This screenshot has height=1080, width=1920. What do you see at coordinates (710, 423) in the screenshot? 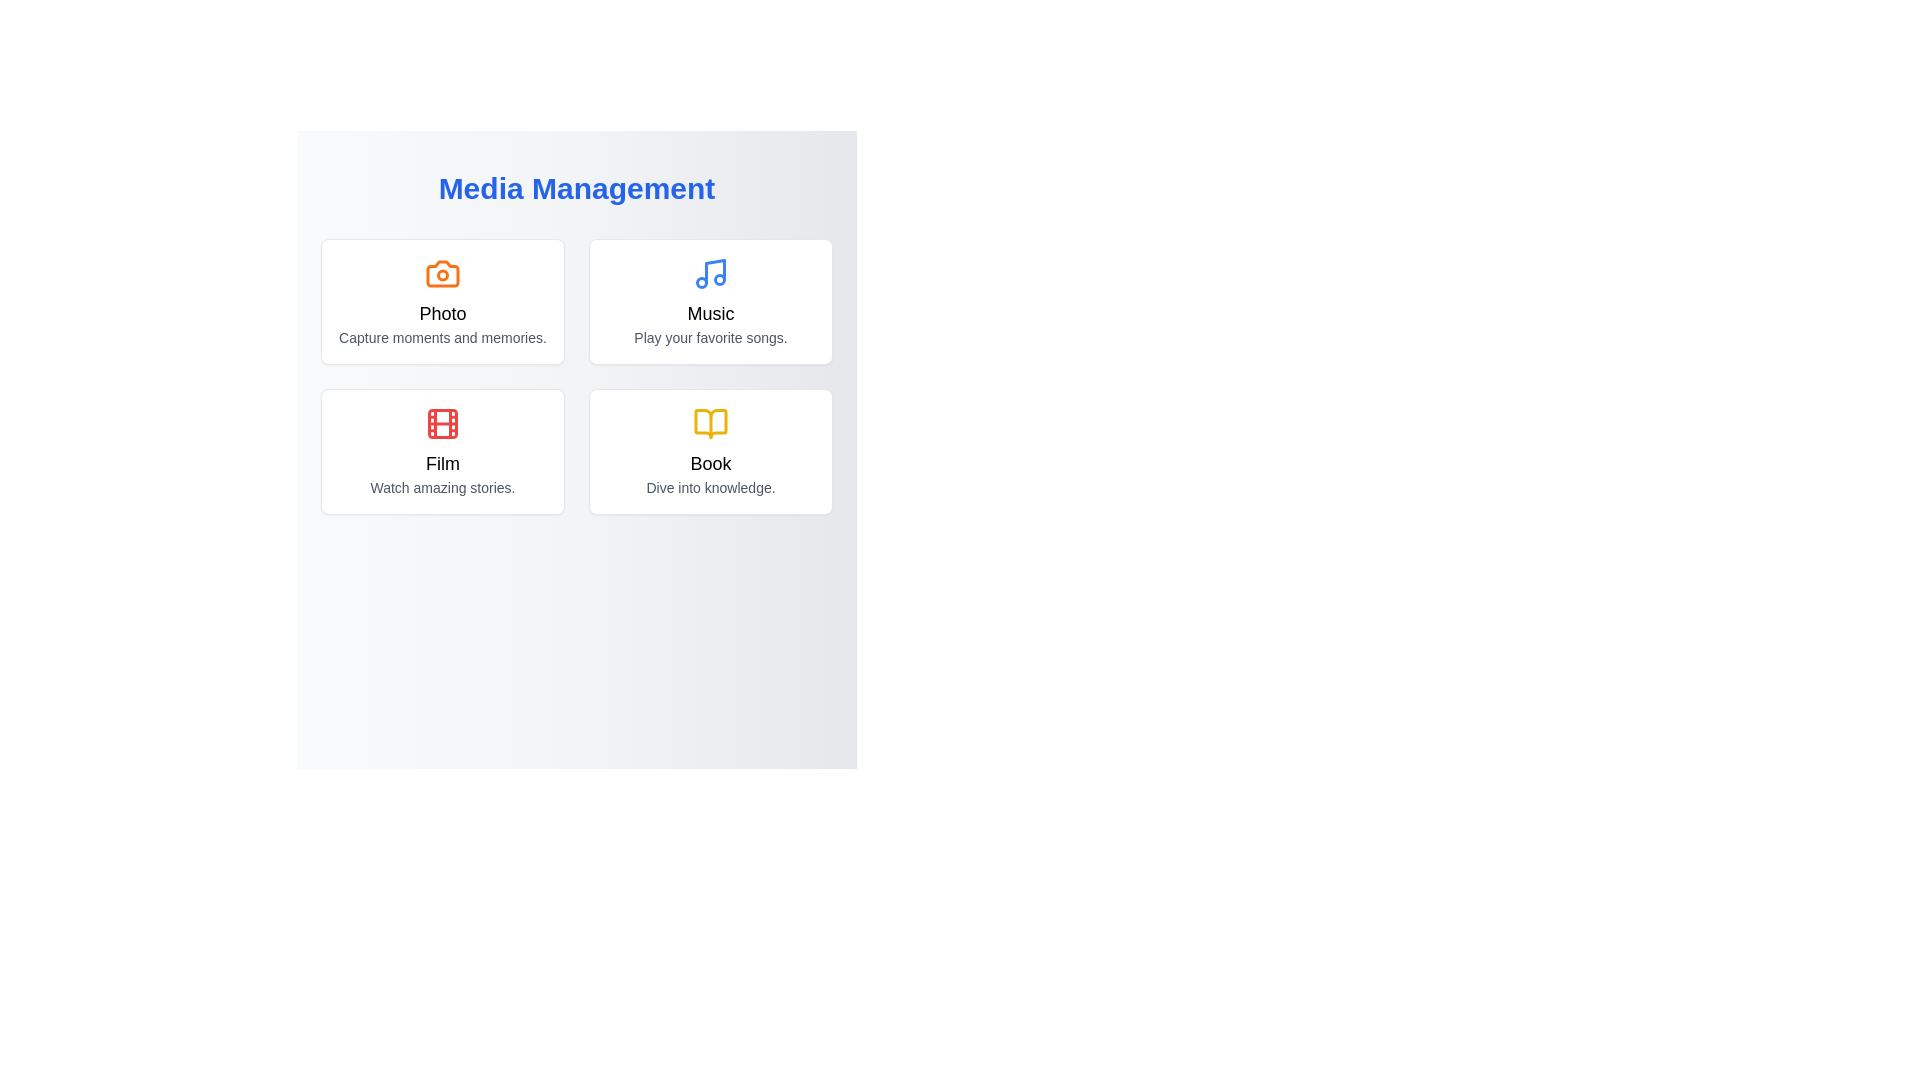
I see `the decorative 'Book' iconography element located in the bottom-right quadrant of the main panel, above the 'Book' label and description text` at bounding box center [710, 423].